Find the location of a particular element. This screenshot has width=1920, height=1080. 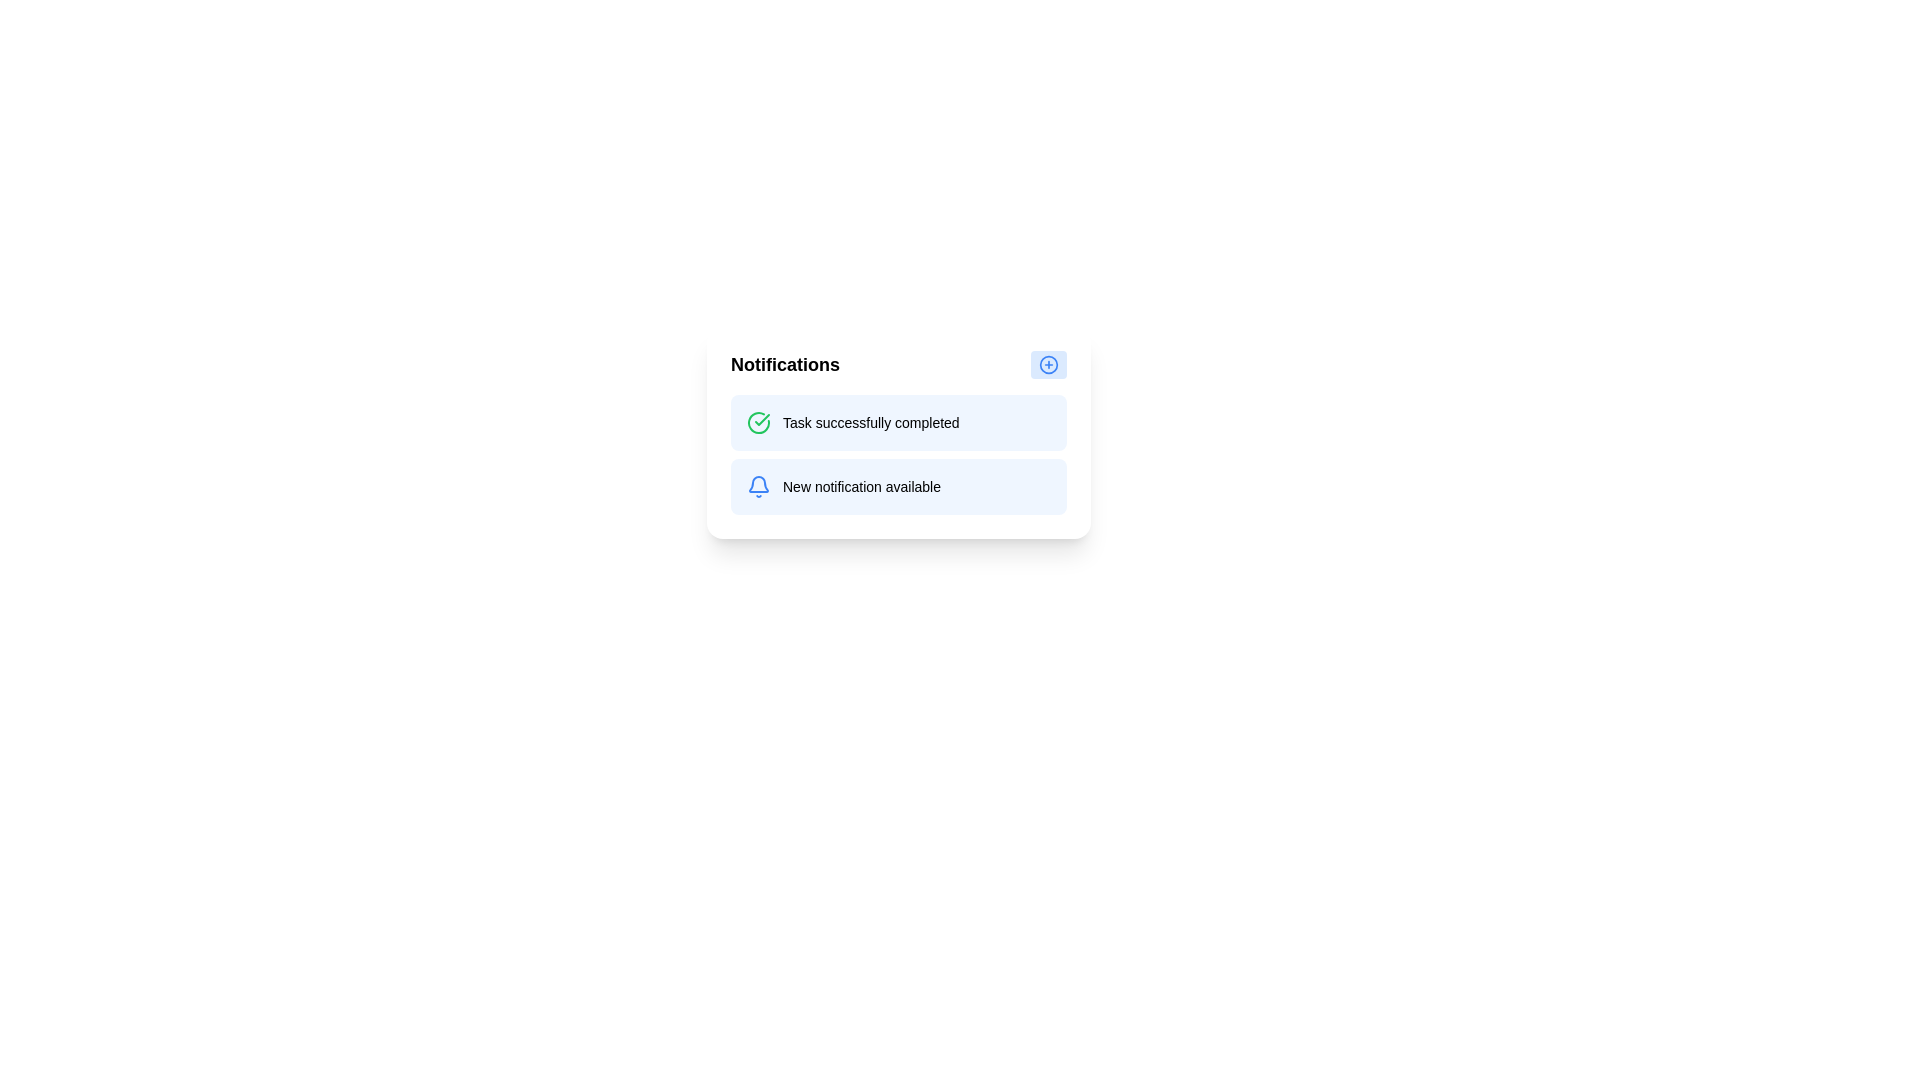

the notification icon, which is the leftmost icon in the second entry of the 'Notifications' panel, indicating an available update or alert is located at coordinates (757, 486).